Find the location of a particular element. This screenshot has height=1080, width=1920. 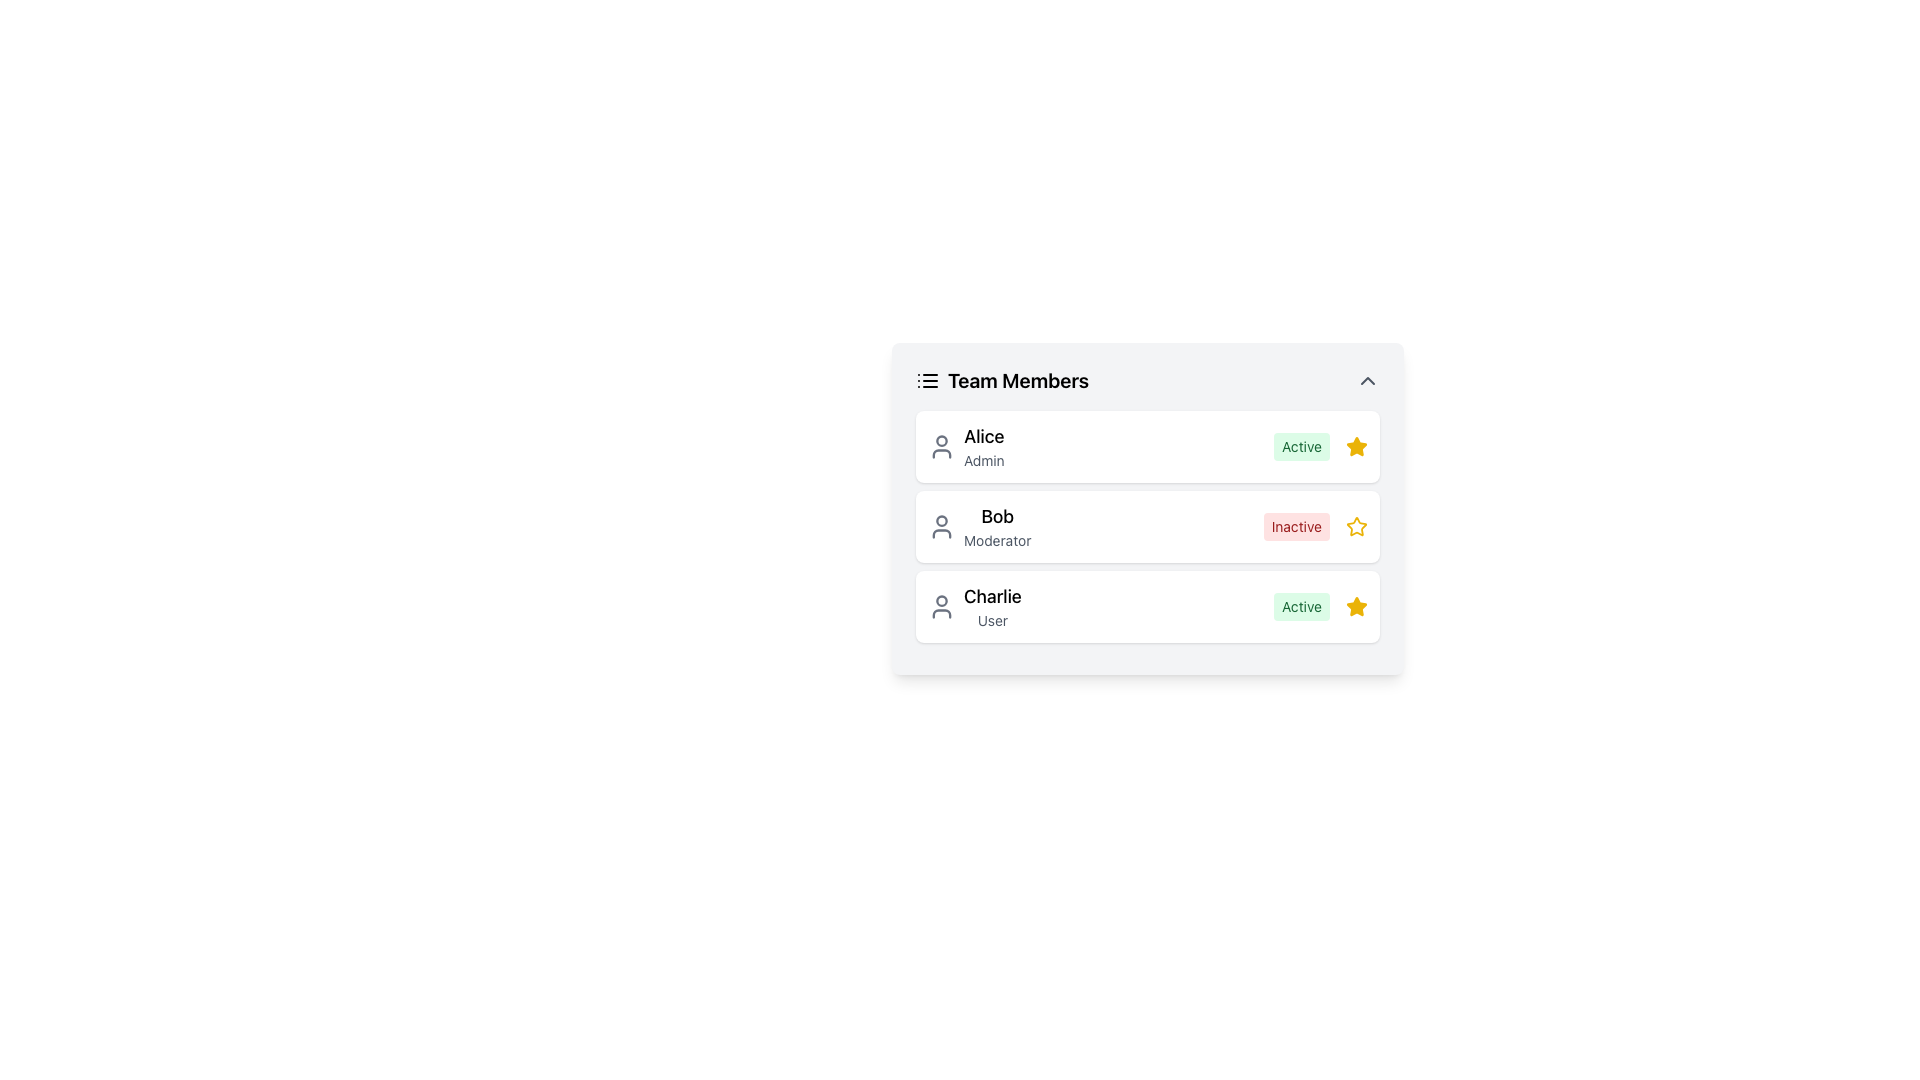

the circular graphical element representing user Alice's avatar in the 'Team Members' section, located to the left of the text 'Alice' is located at coordinates (940, 439).